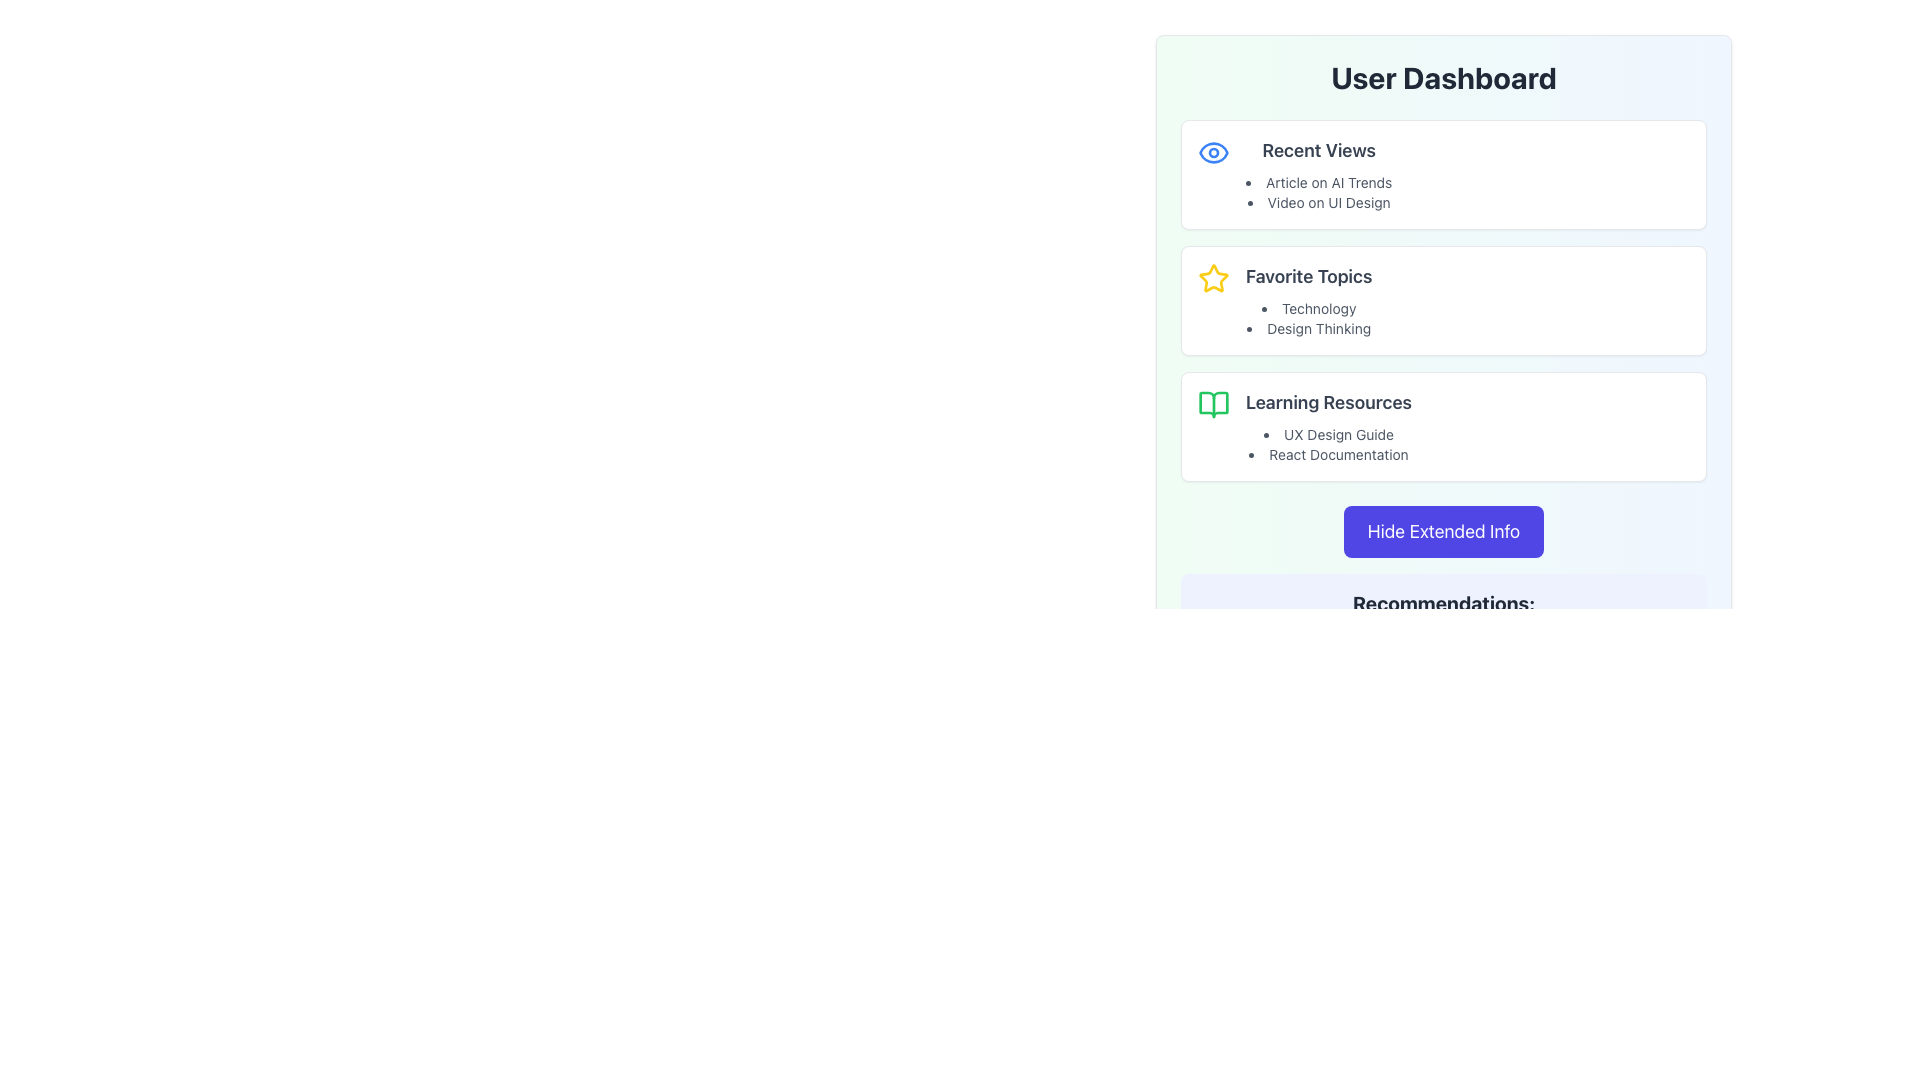 Image resolution: width=1920 pixels, height=1080 pixels. Describe the element at coordinates (1309, 318) in the screenshot. I see `the Bullet list displaying favorite topics located in the 'Favorite Topics' section, which appears below the title and above 'Learning Resources.'` at that location.